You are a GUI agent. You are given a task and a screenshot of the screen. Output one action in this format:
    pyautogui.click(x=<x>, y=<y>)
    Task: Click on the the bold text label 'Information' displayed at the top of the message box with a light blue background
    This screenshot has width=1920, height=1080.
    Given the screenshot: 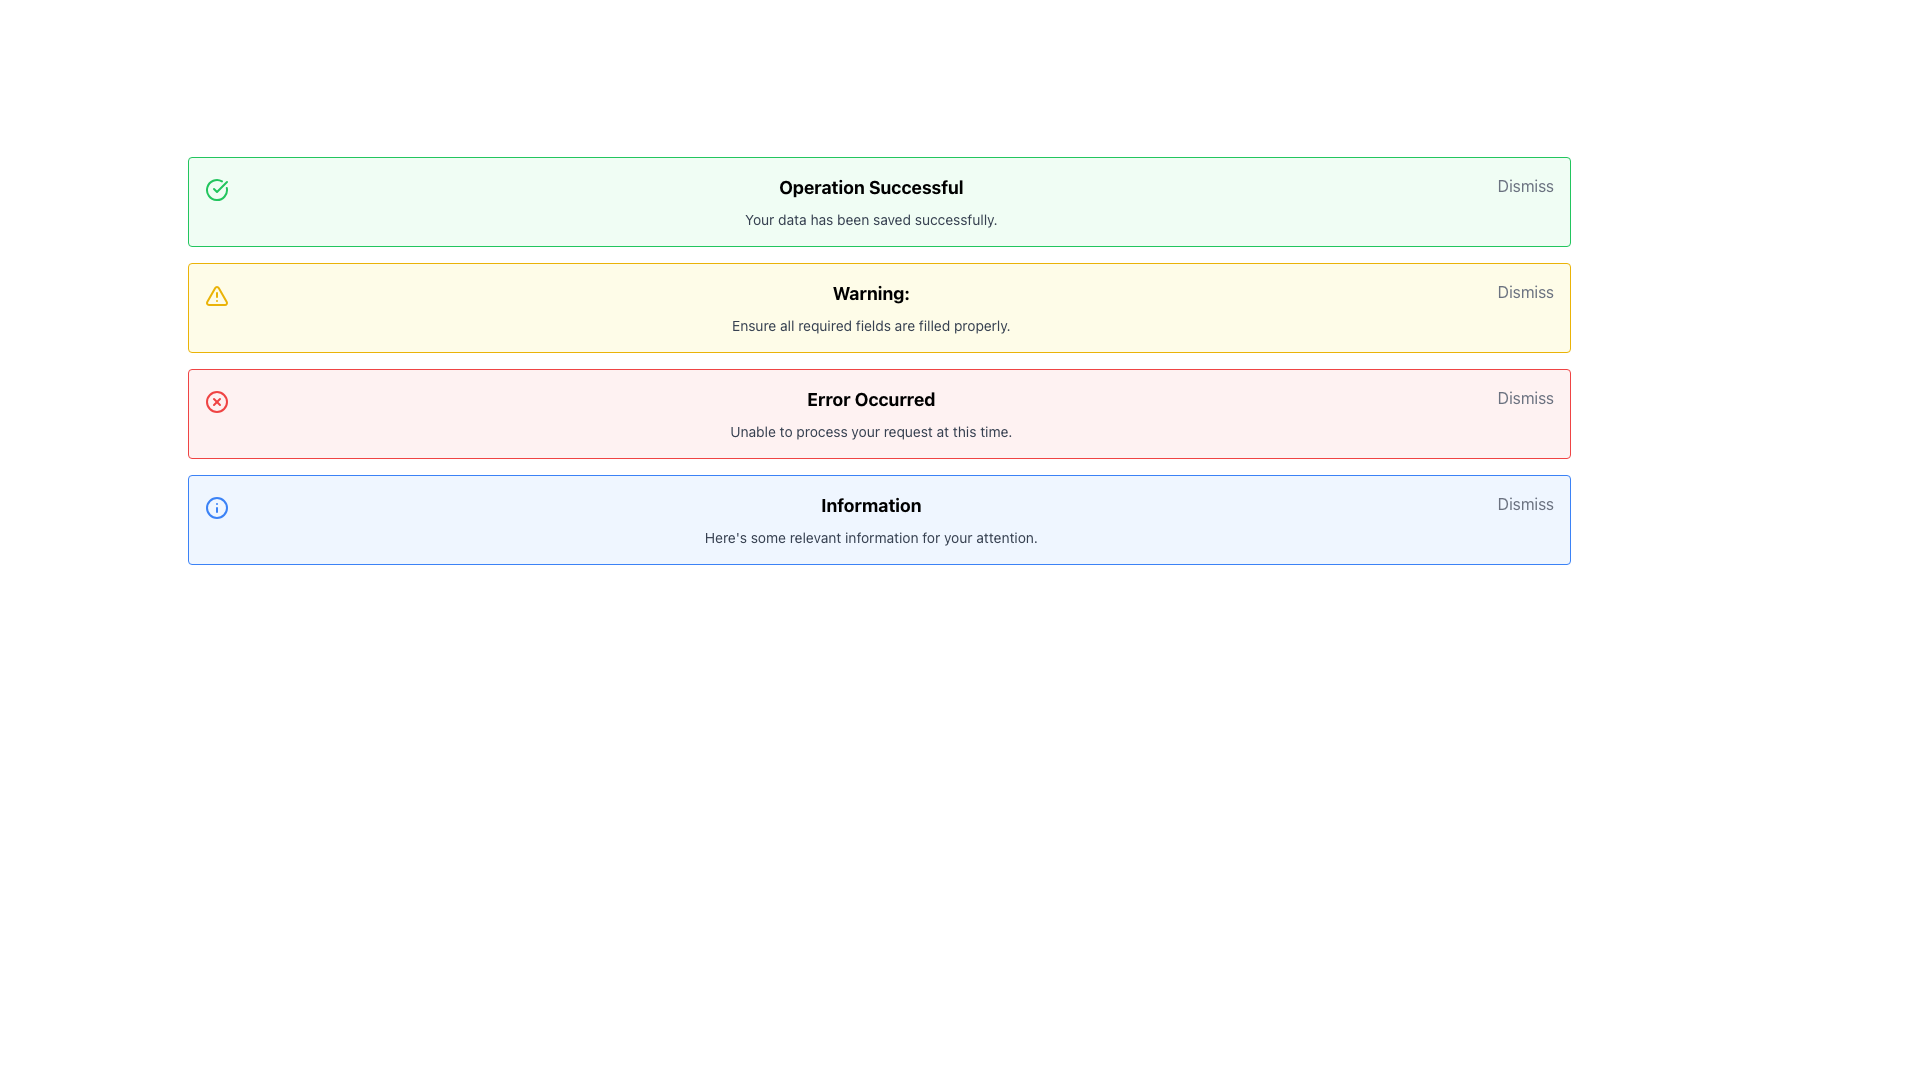 What is the action you would take?
    pyautogui.click(x=871, y=504)
    